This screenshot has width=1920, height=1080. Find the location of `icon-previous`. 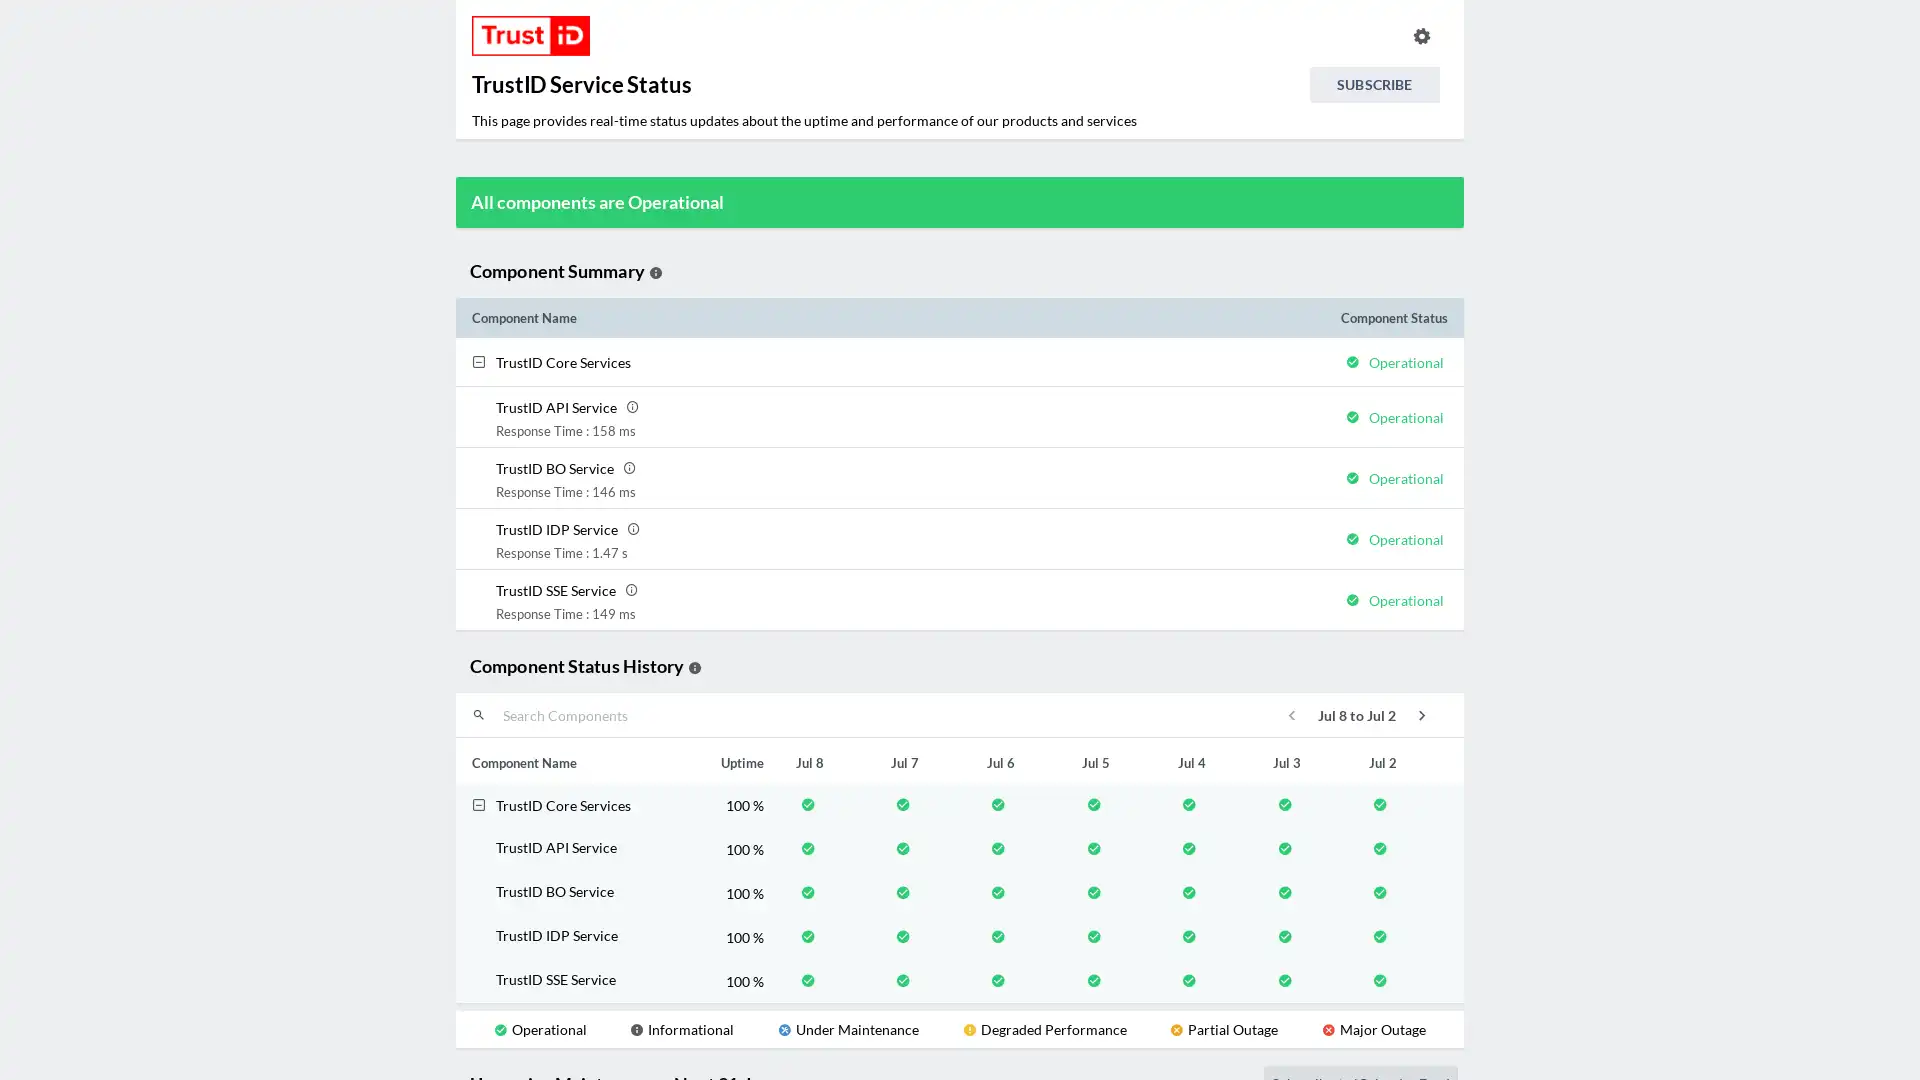

icon-previous is located at coordinates (1291, 713).